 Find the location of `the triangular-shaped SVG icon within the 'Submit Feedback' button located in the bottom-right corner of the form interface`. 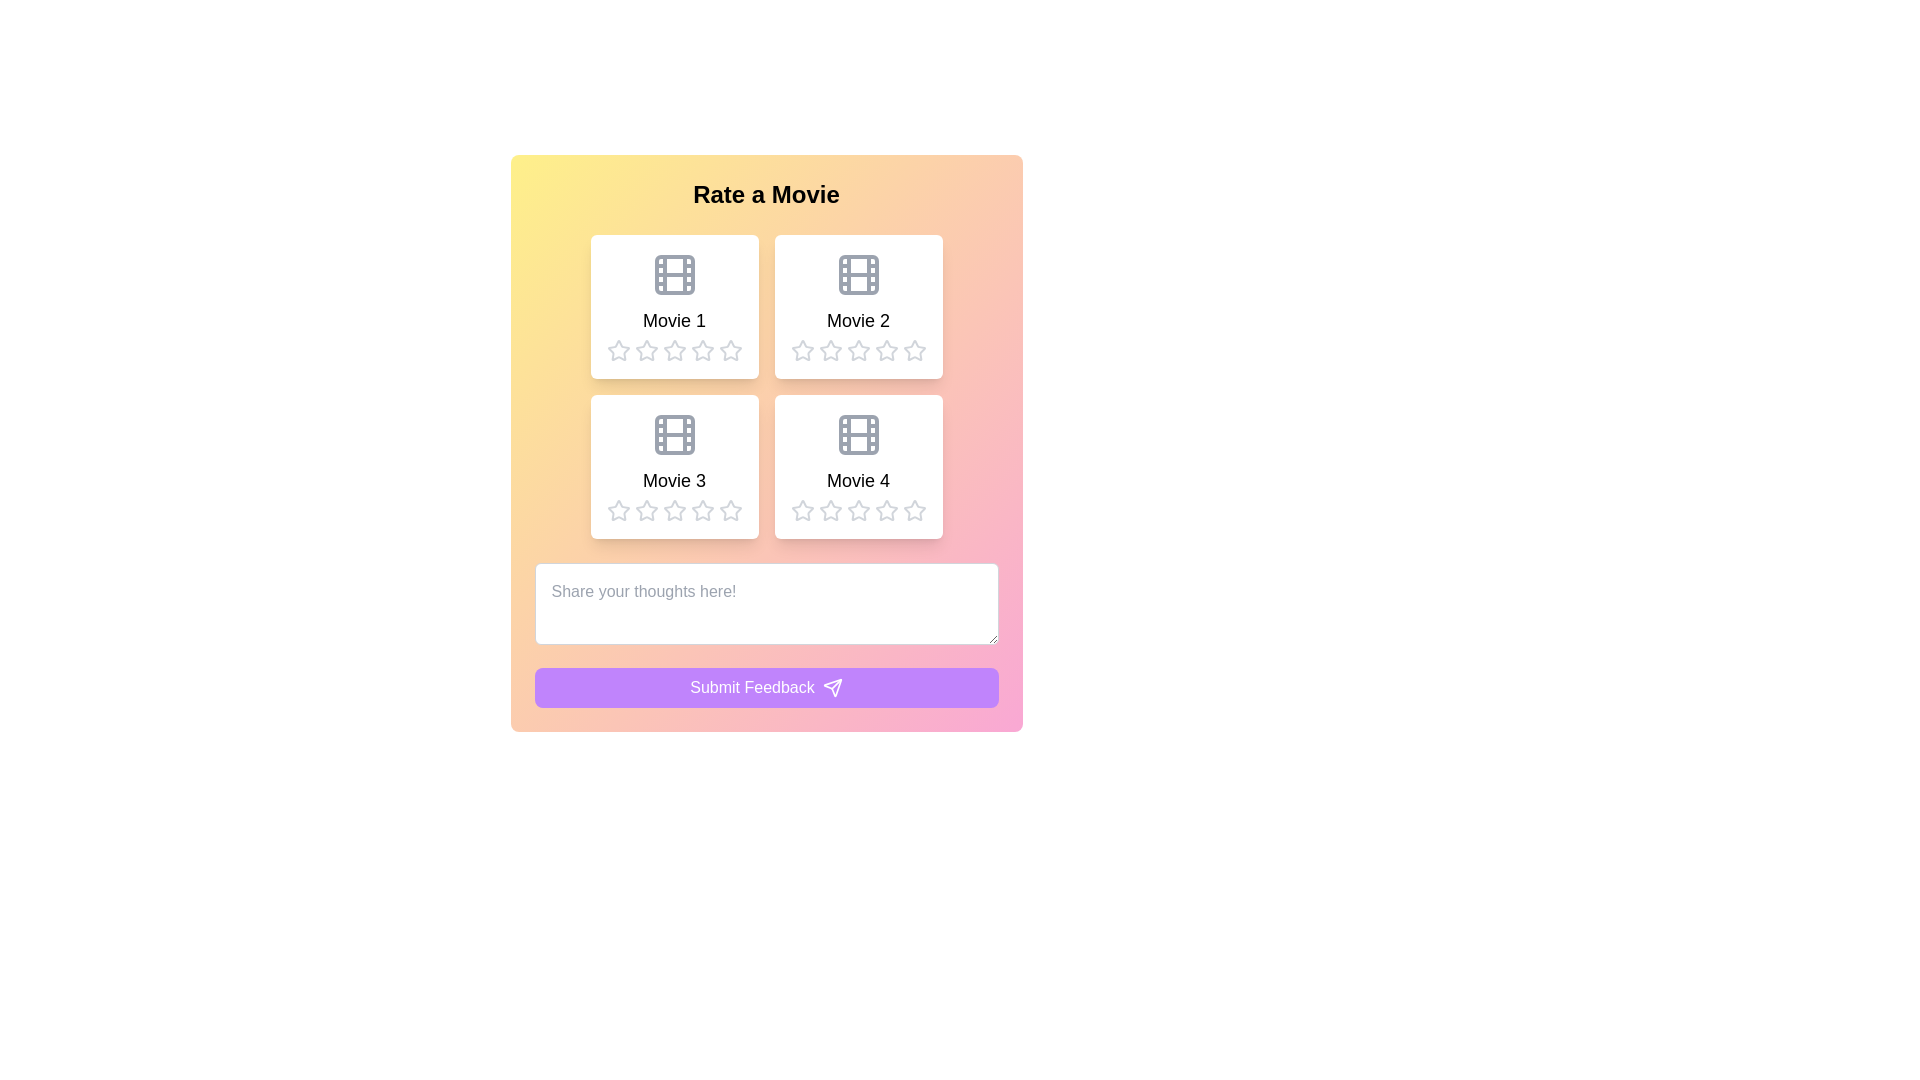

the triangular-shaped SVG icon within the 'Submit Feedback' button located in the bottom-right corner of the form interface is located at coordinates (832, 686).